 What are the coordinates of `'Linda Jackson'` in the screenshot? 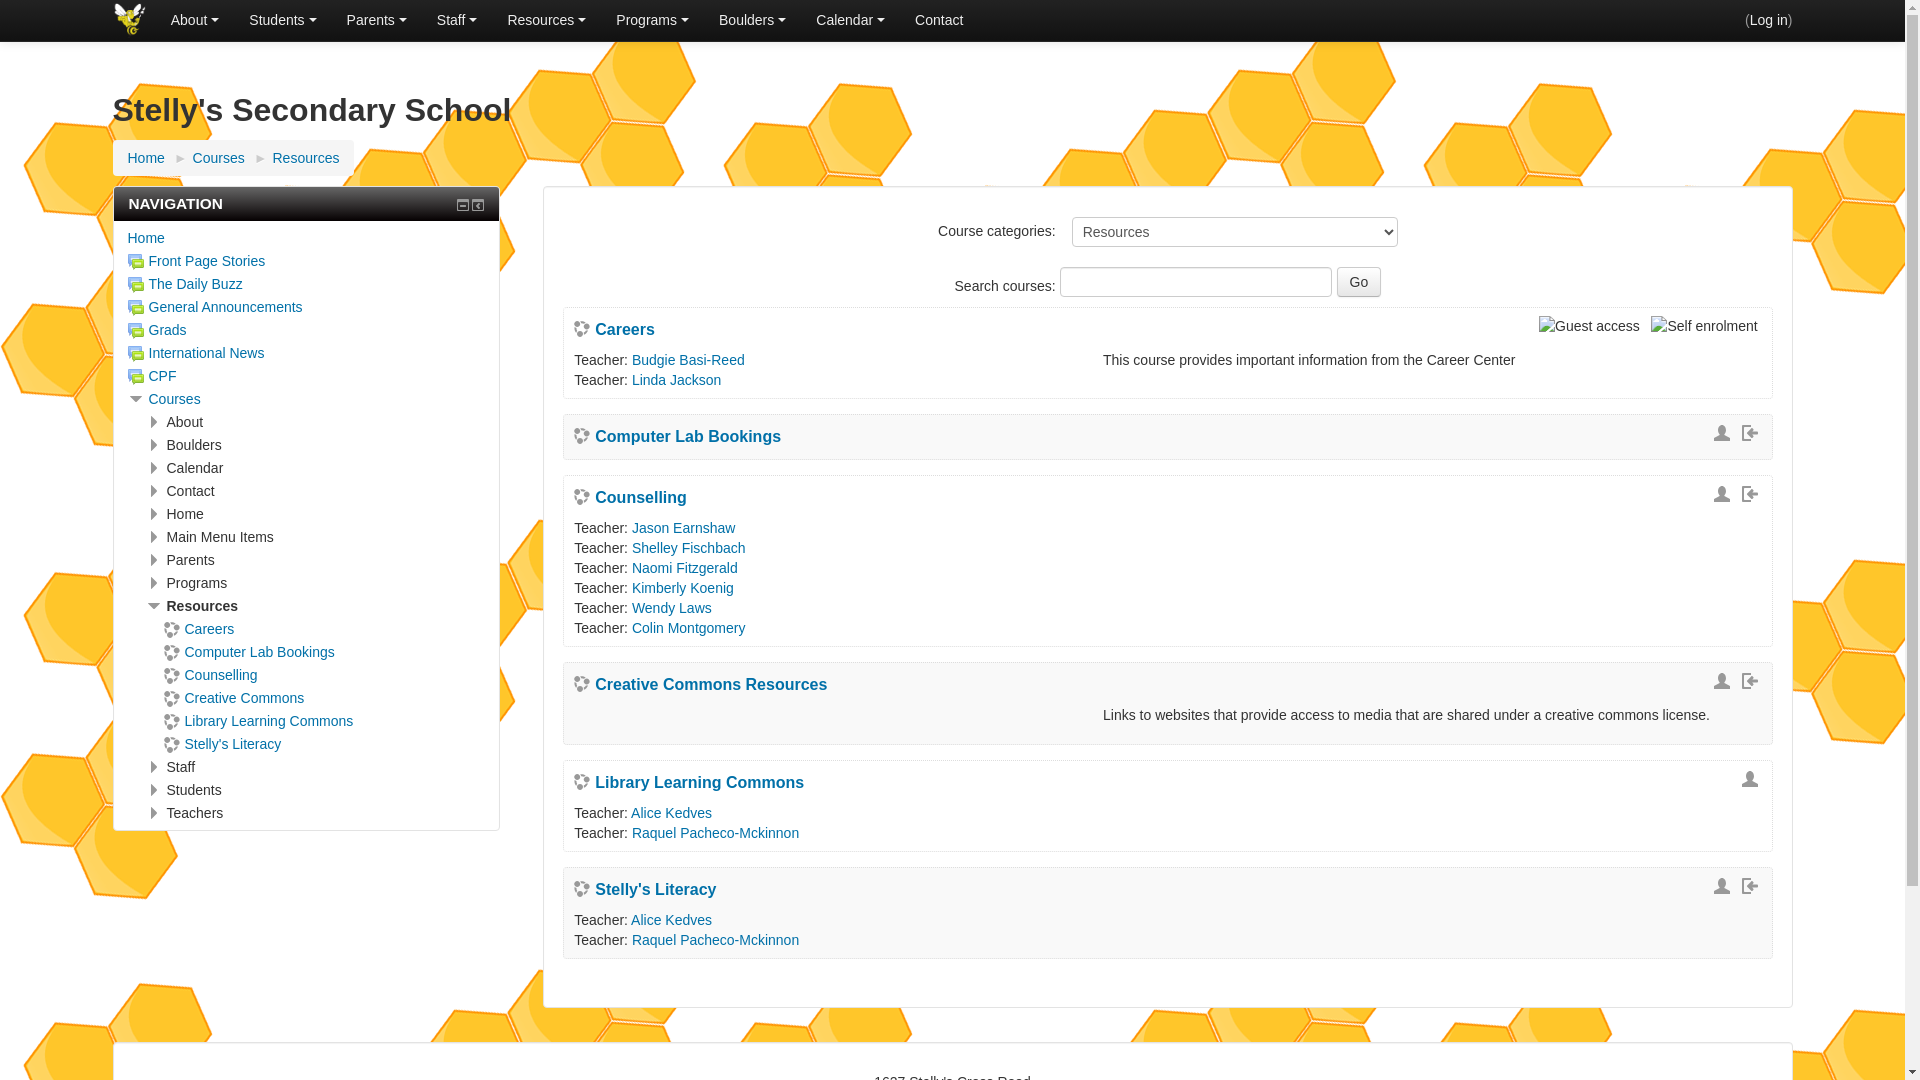 It's located at (631, 380).